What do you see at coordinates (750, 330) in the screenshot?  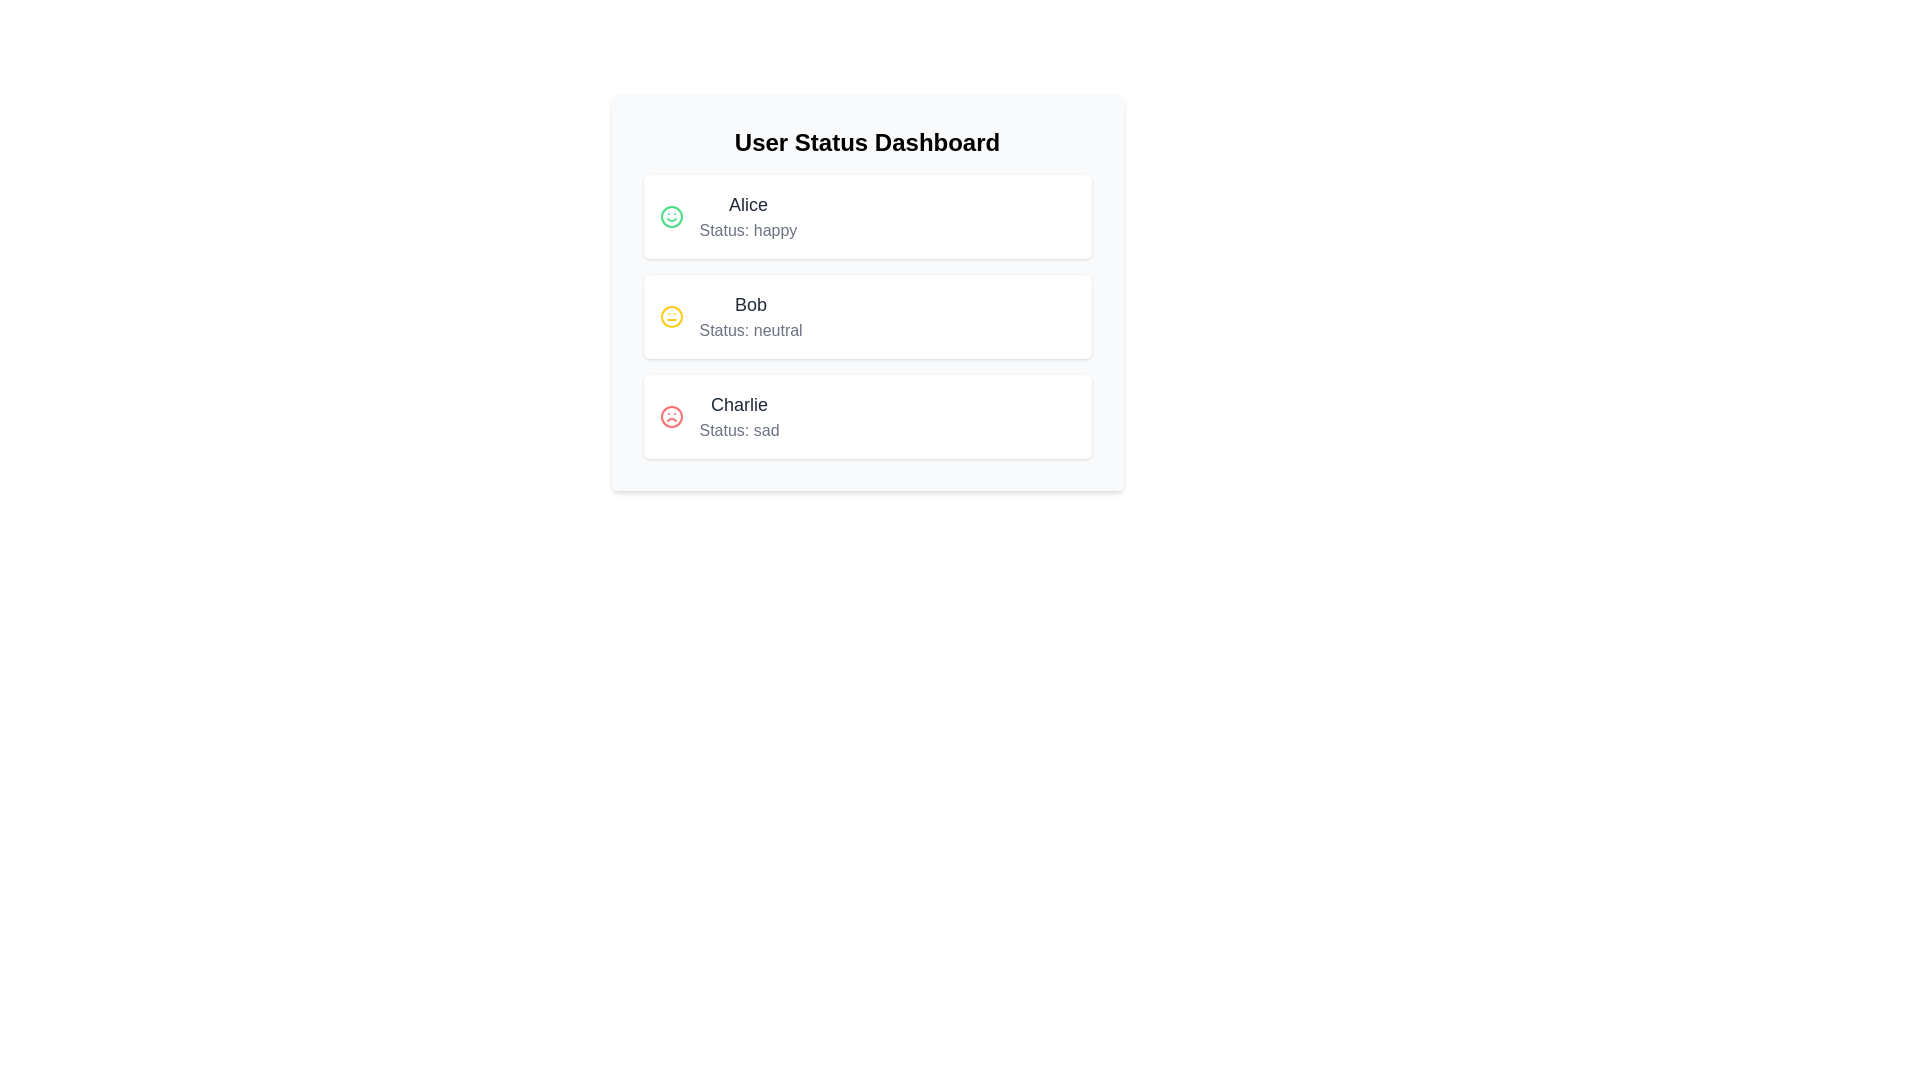 I see `the text label displaying 'Status: neutral' which is located below the name 'Bob' in the second card from the top` at bounding box center [750, 330].